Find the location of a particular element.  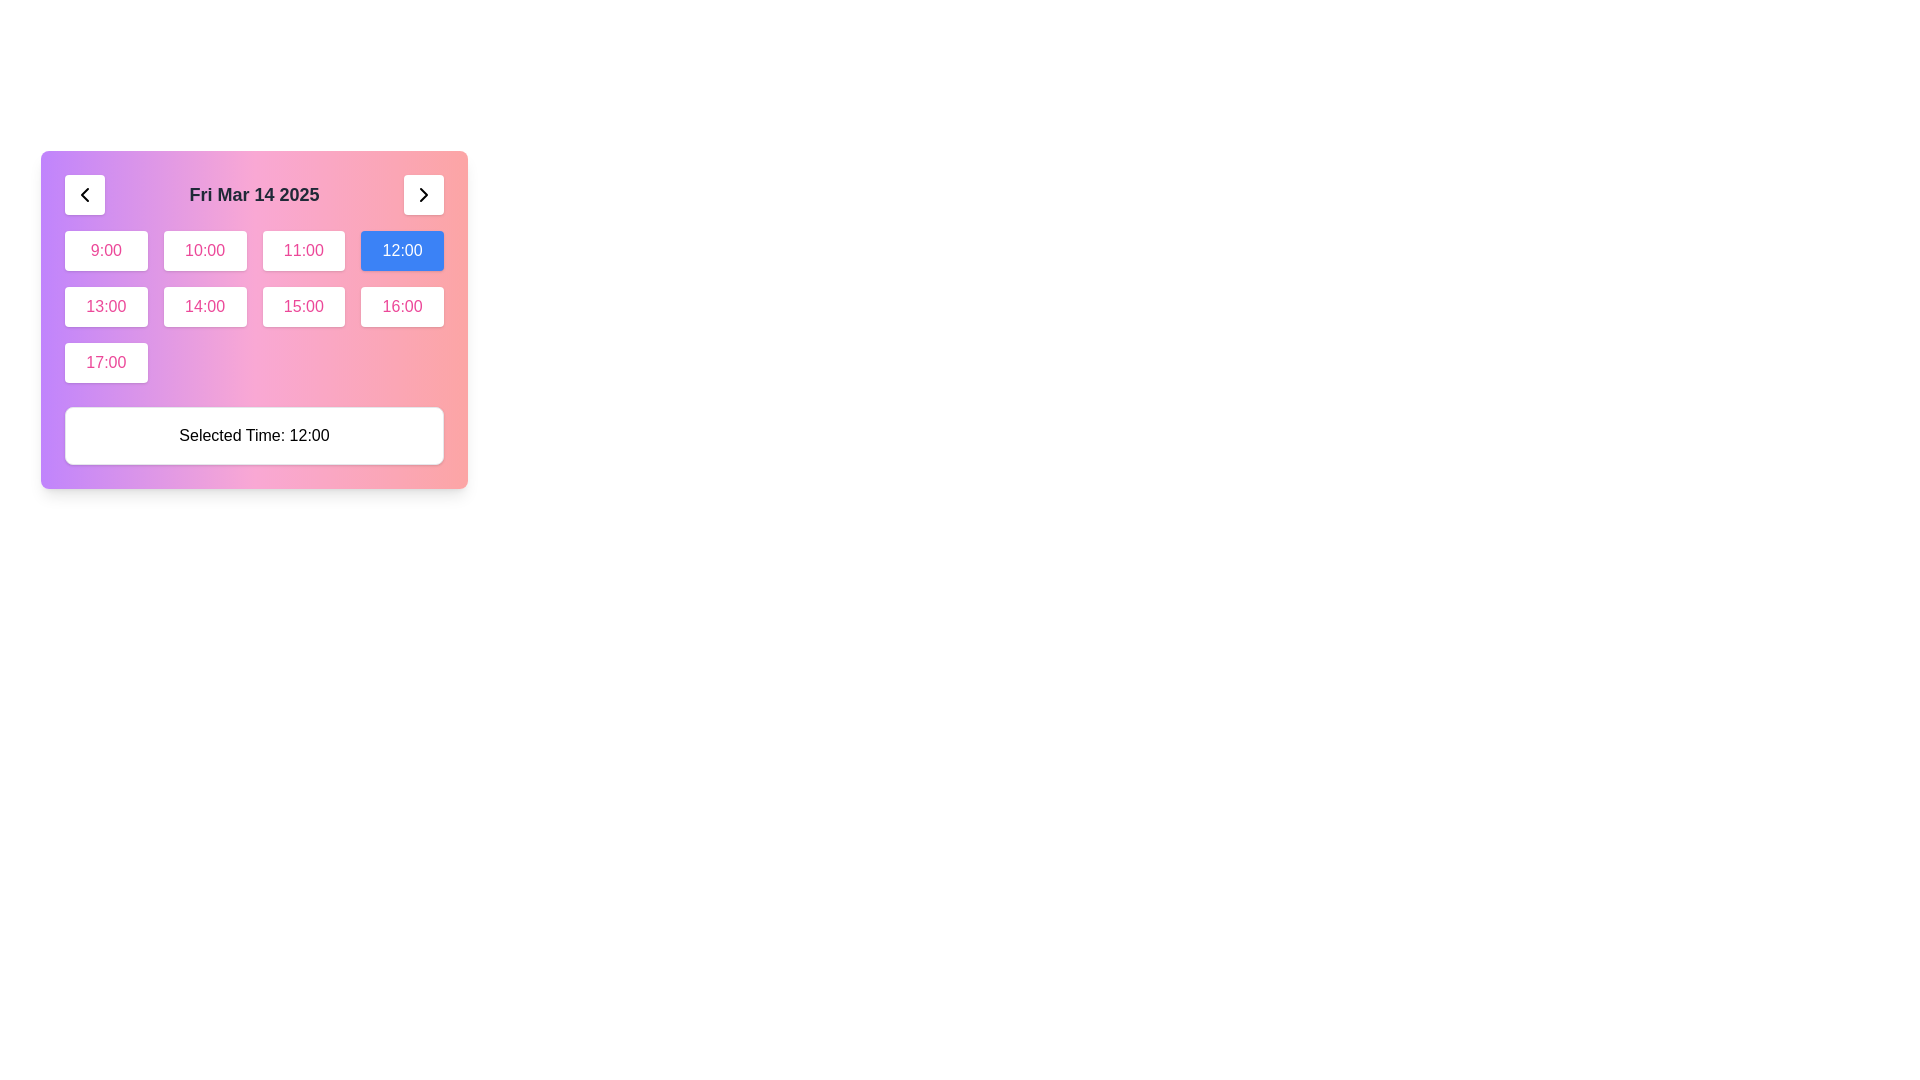

the selectable time slot button for '11:00', which is located is located at coordinates (302, 249).